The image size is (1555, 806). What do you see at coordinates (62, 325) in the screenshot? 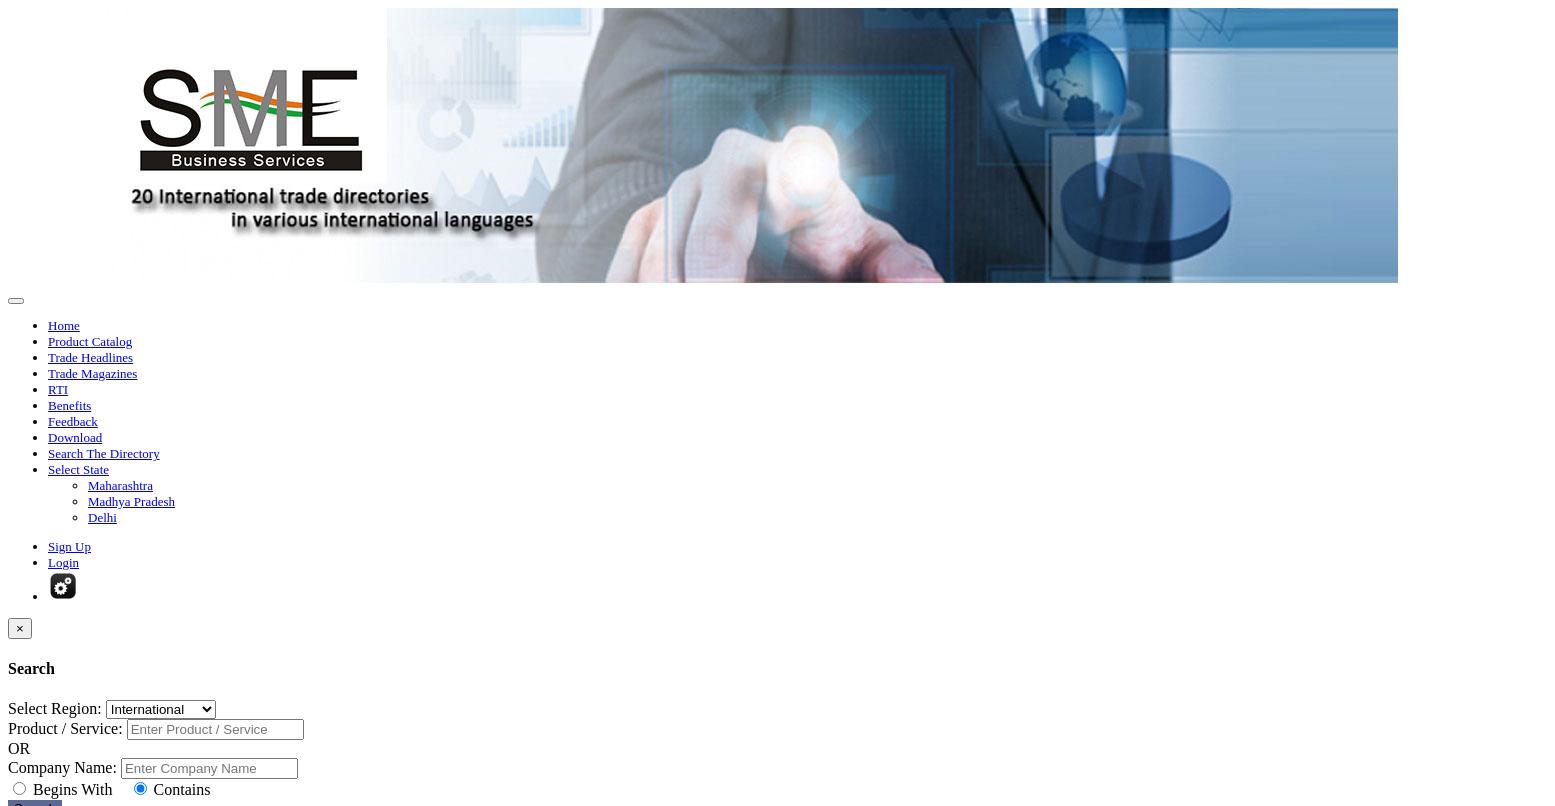
I see `'Home'` at bounding box center [62, 325].